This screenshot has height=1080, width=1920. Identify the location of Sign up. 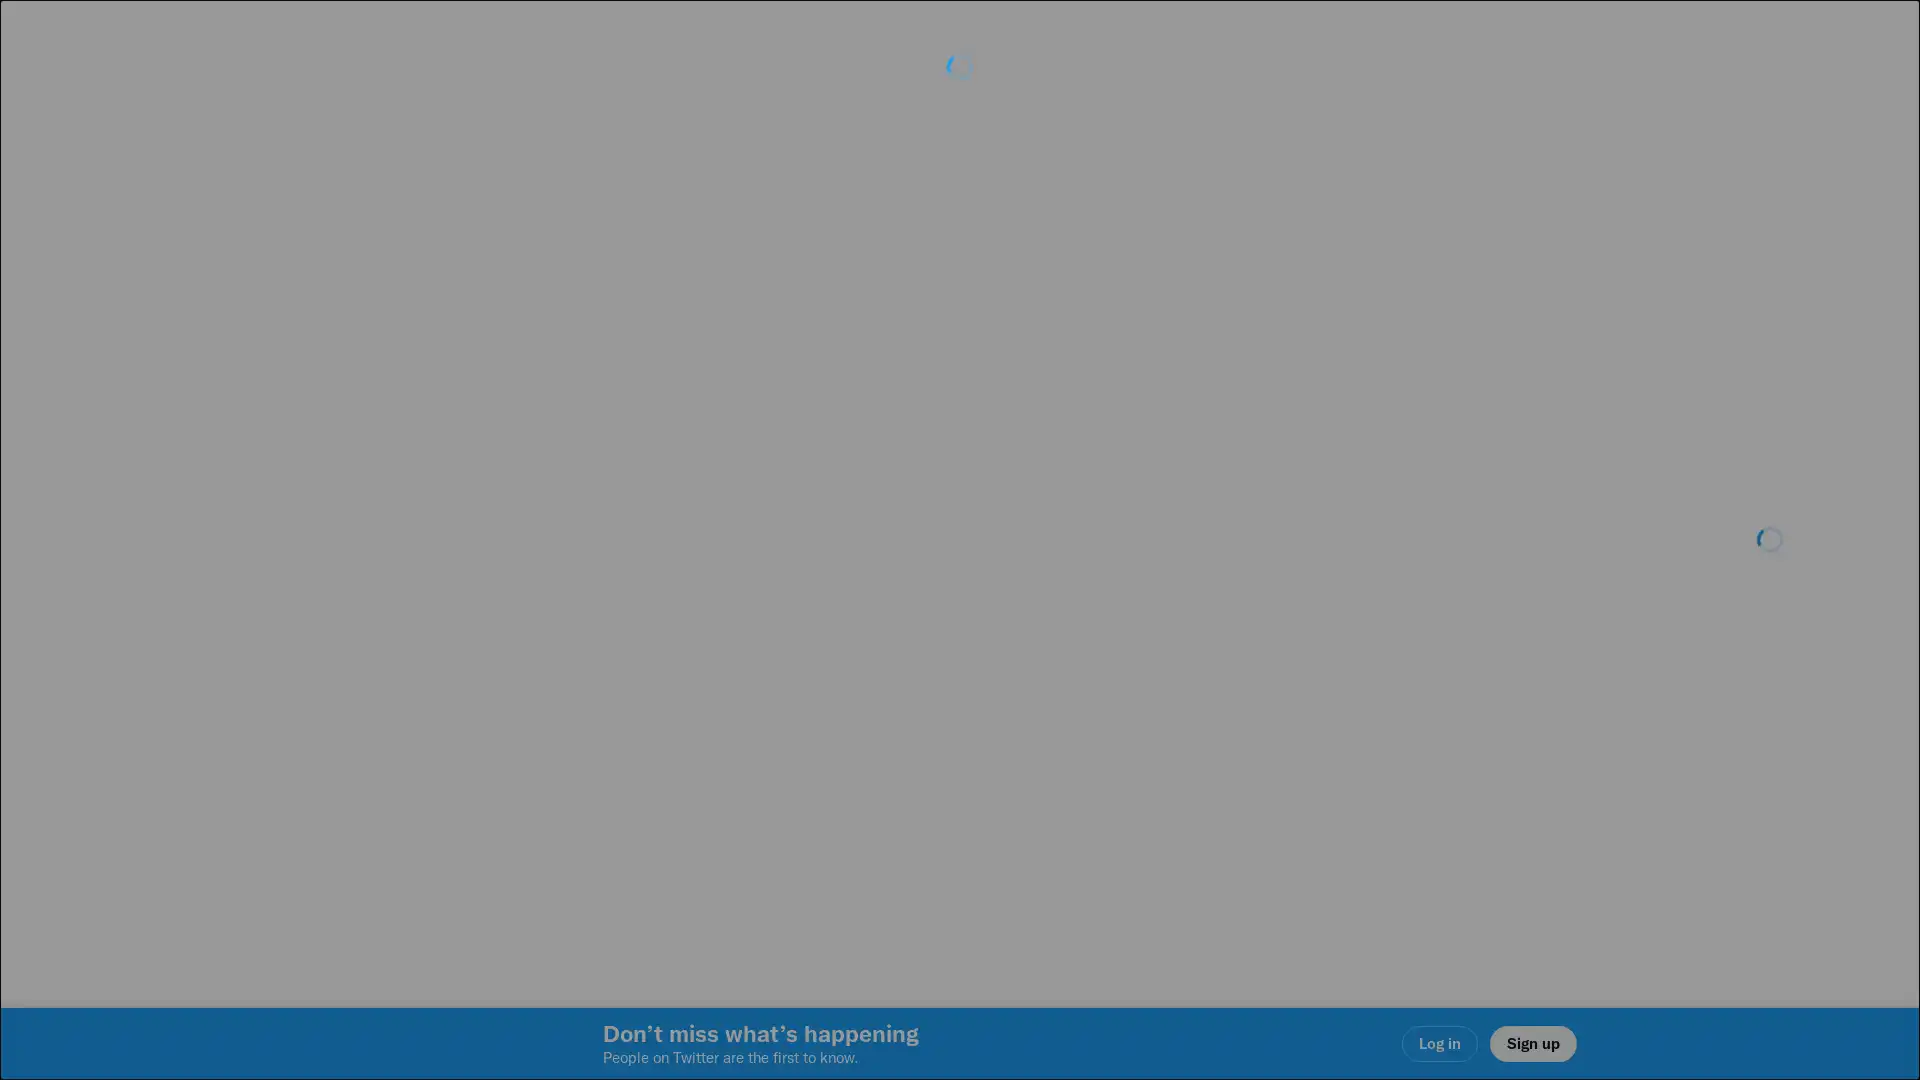
(722, 681).